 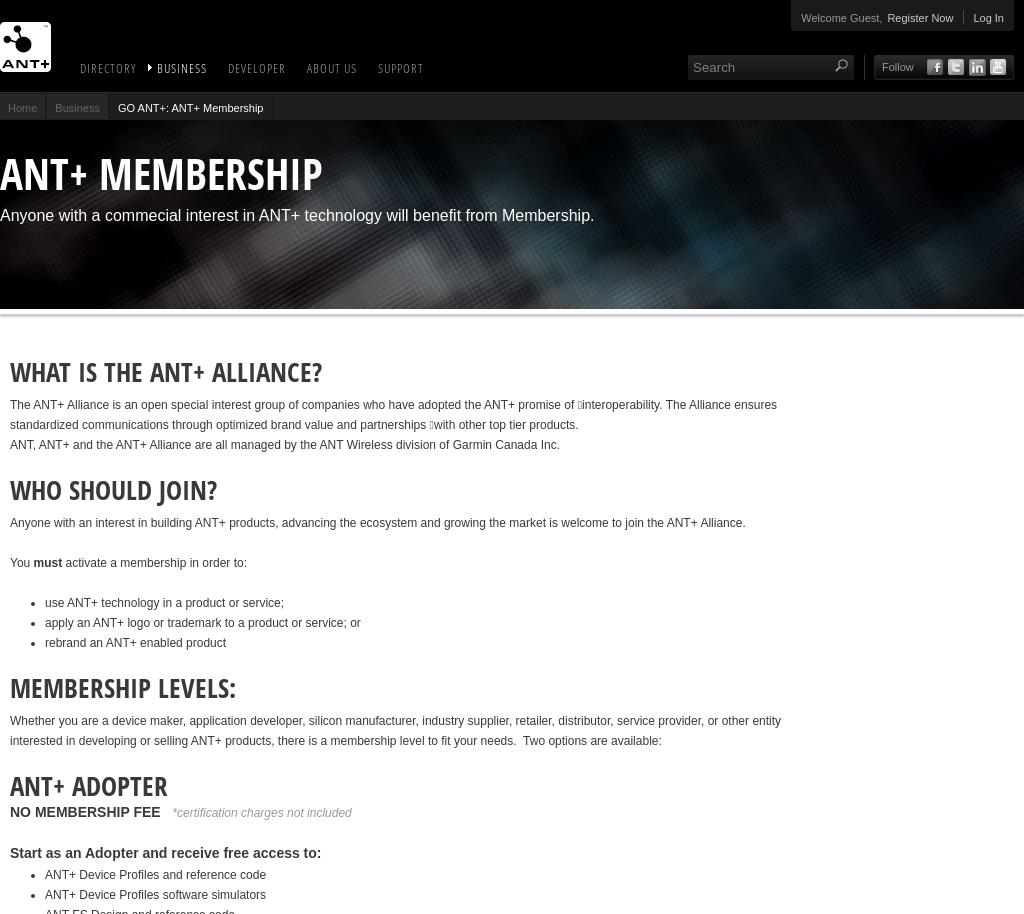 What do you see at coordinates (43, 893) in the screenshot?
I see `'ANT+ Device Profiles software simulators'` at bounding box center [43, 893].